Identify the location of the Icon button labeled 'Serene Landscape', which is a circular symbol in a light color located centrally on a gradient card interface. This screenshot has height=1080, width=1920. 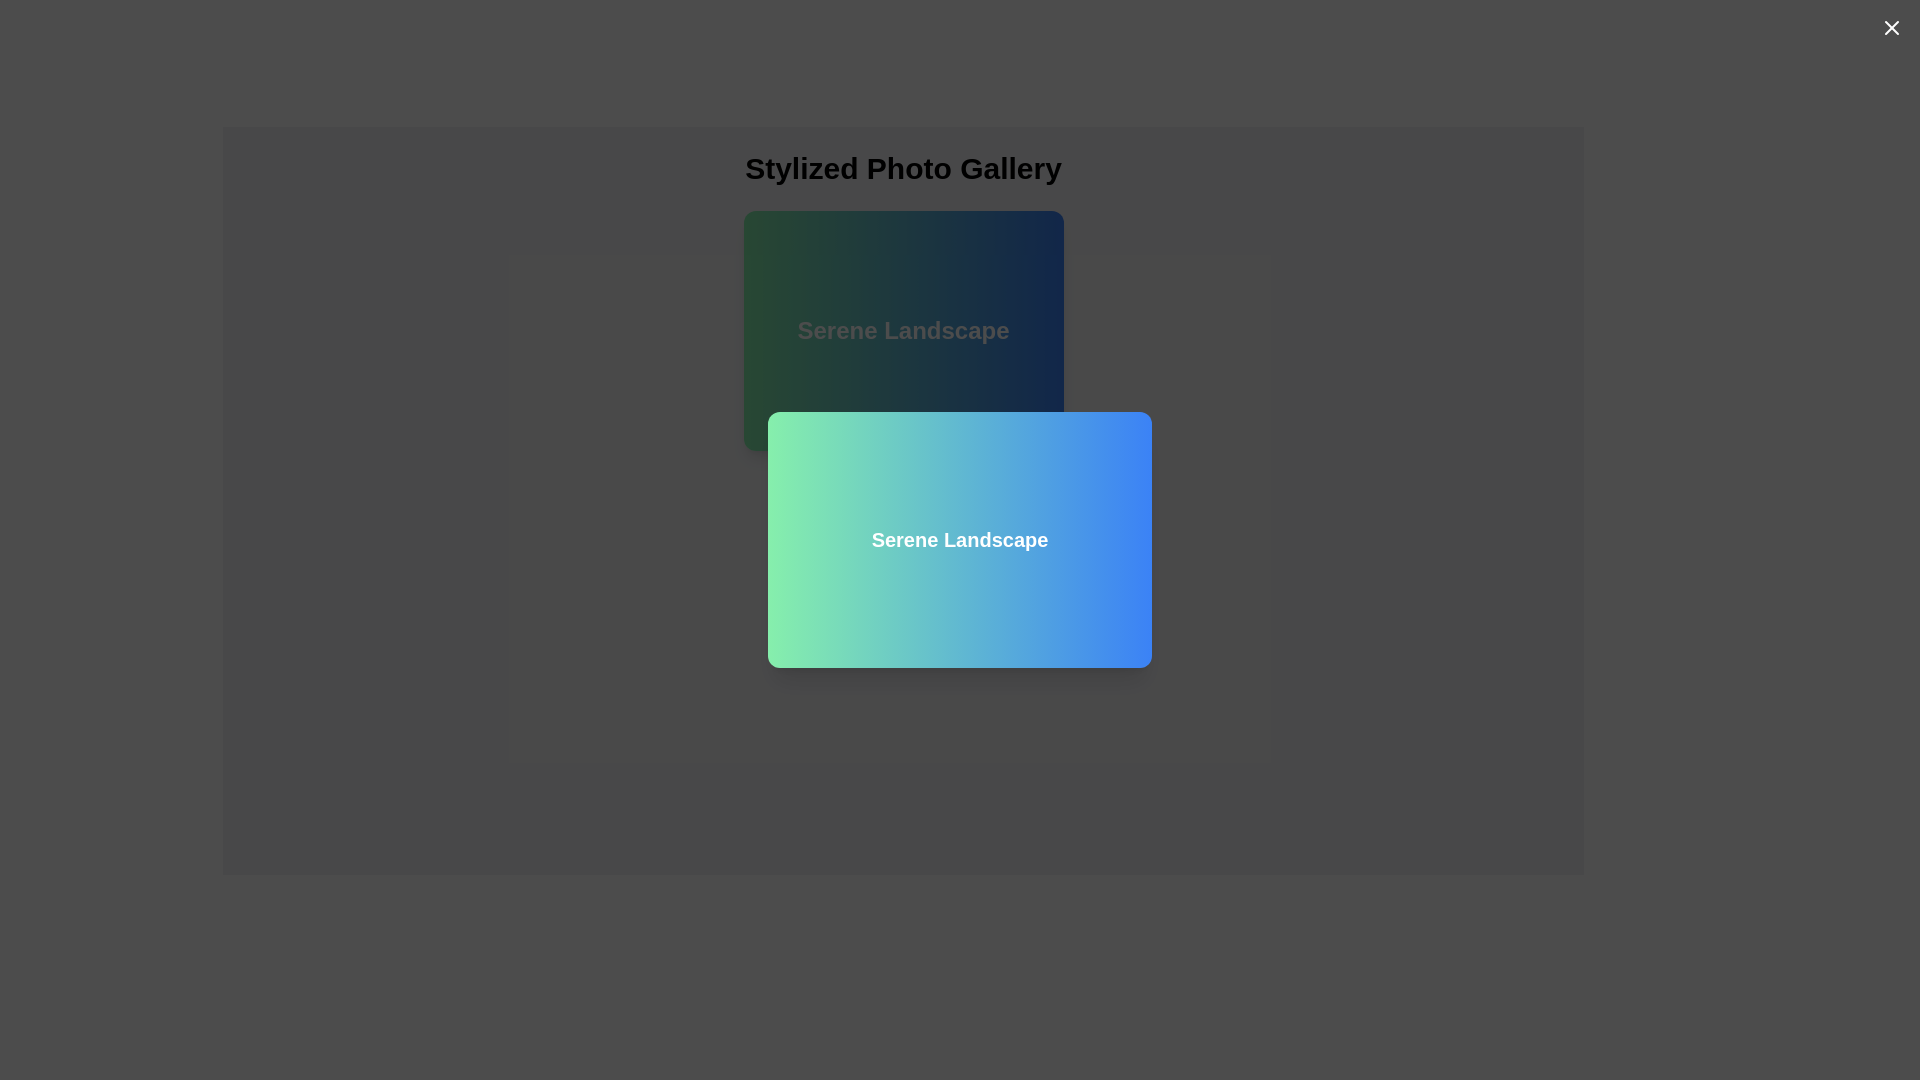
(902, 526).